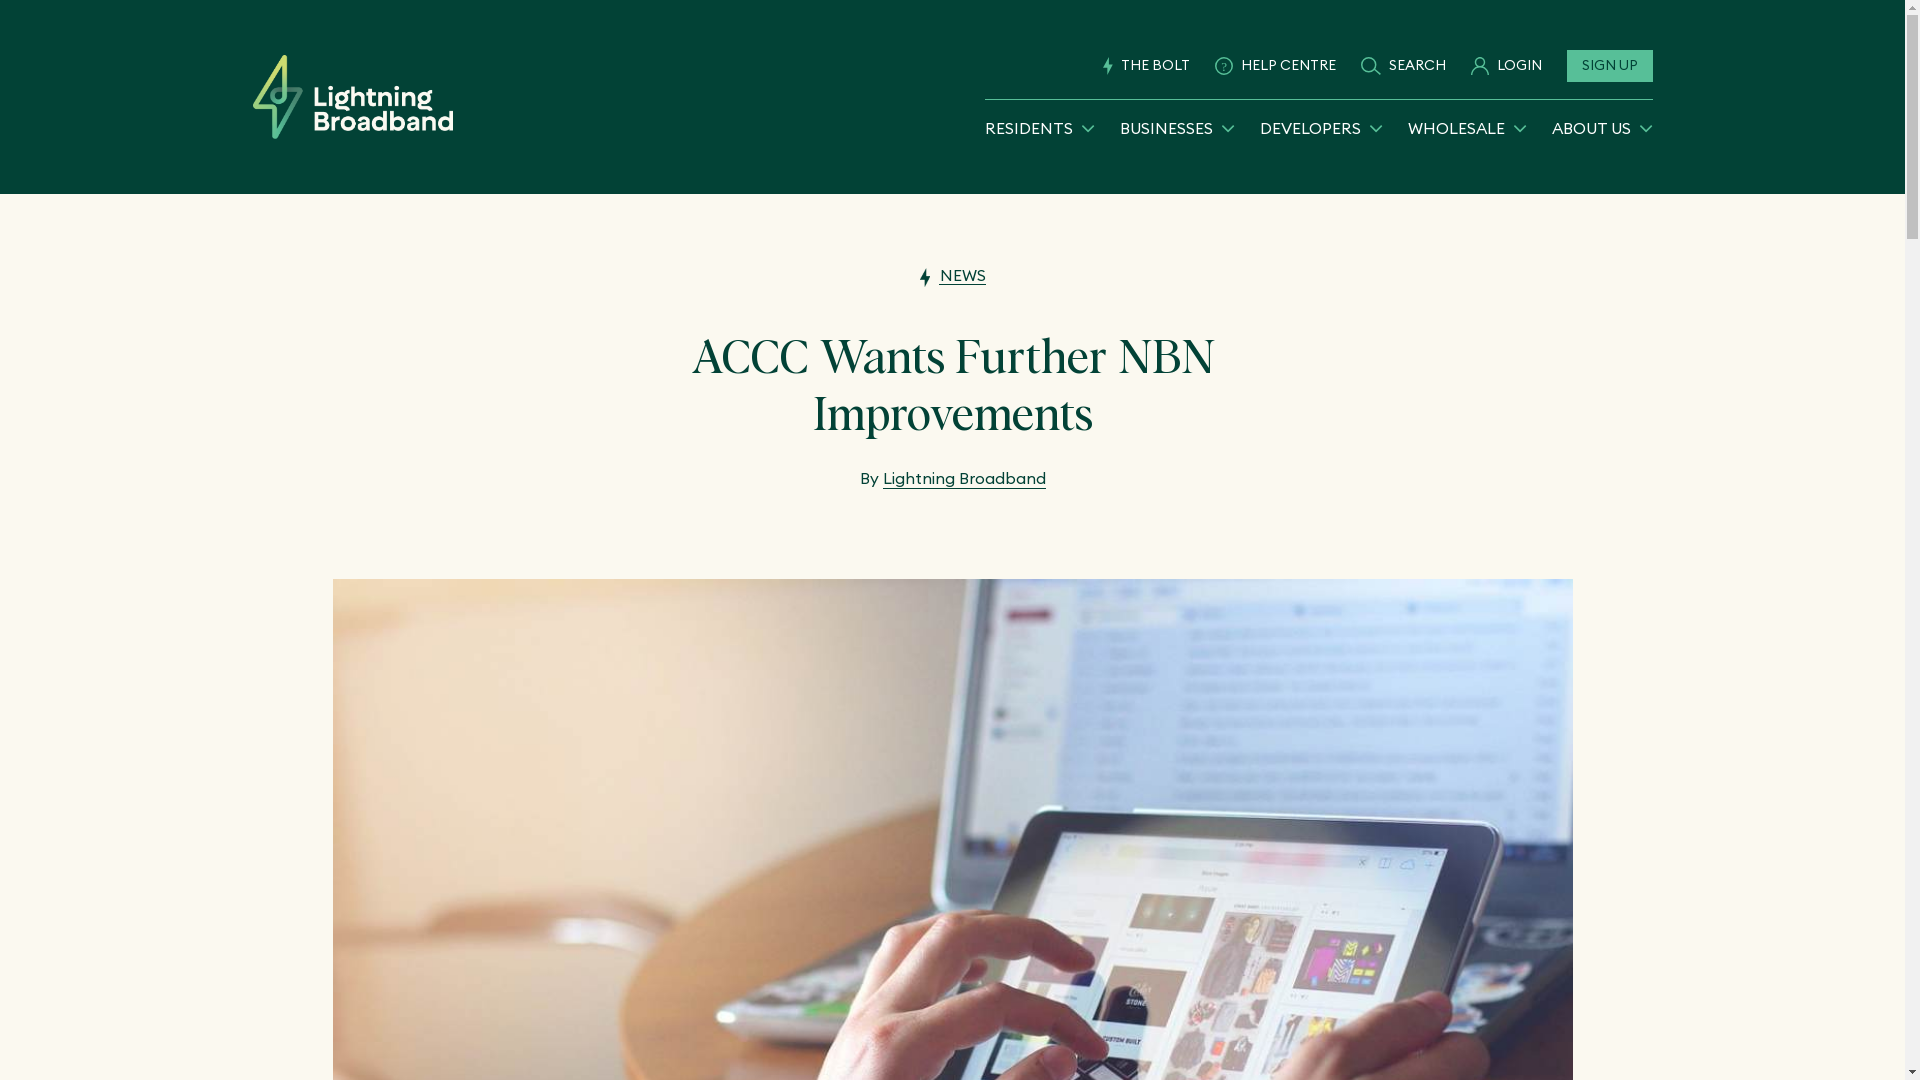 The width and height of the screenshot is (1920, 1080). Describe the element at coordinates (1274, 64) in the screenshot. I see `'?` at that location.